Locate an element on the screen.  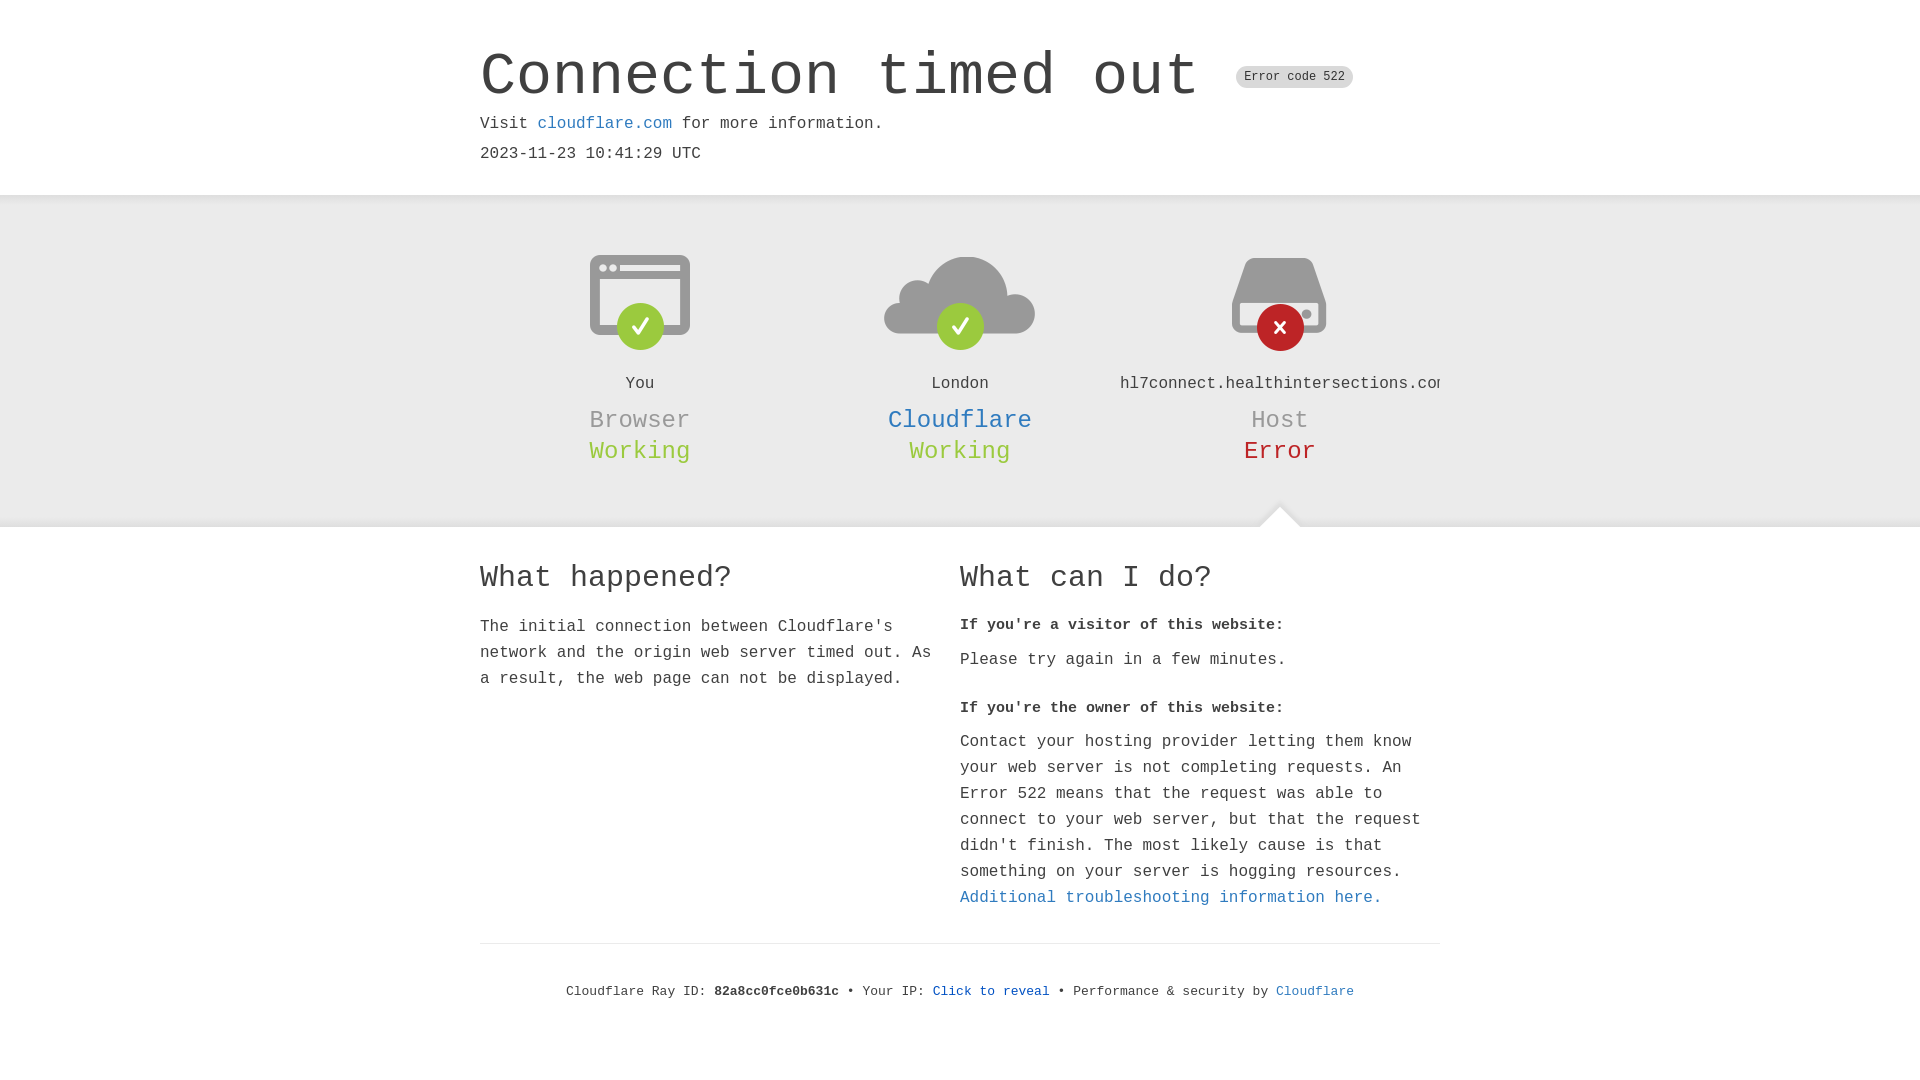
'cloudflare.com' is located at coordinates (603, 123).